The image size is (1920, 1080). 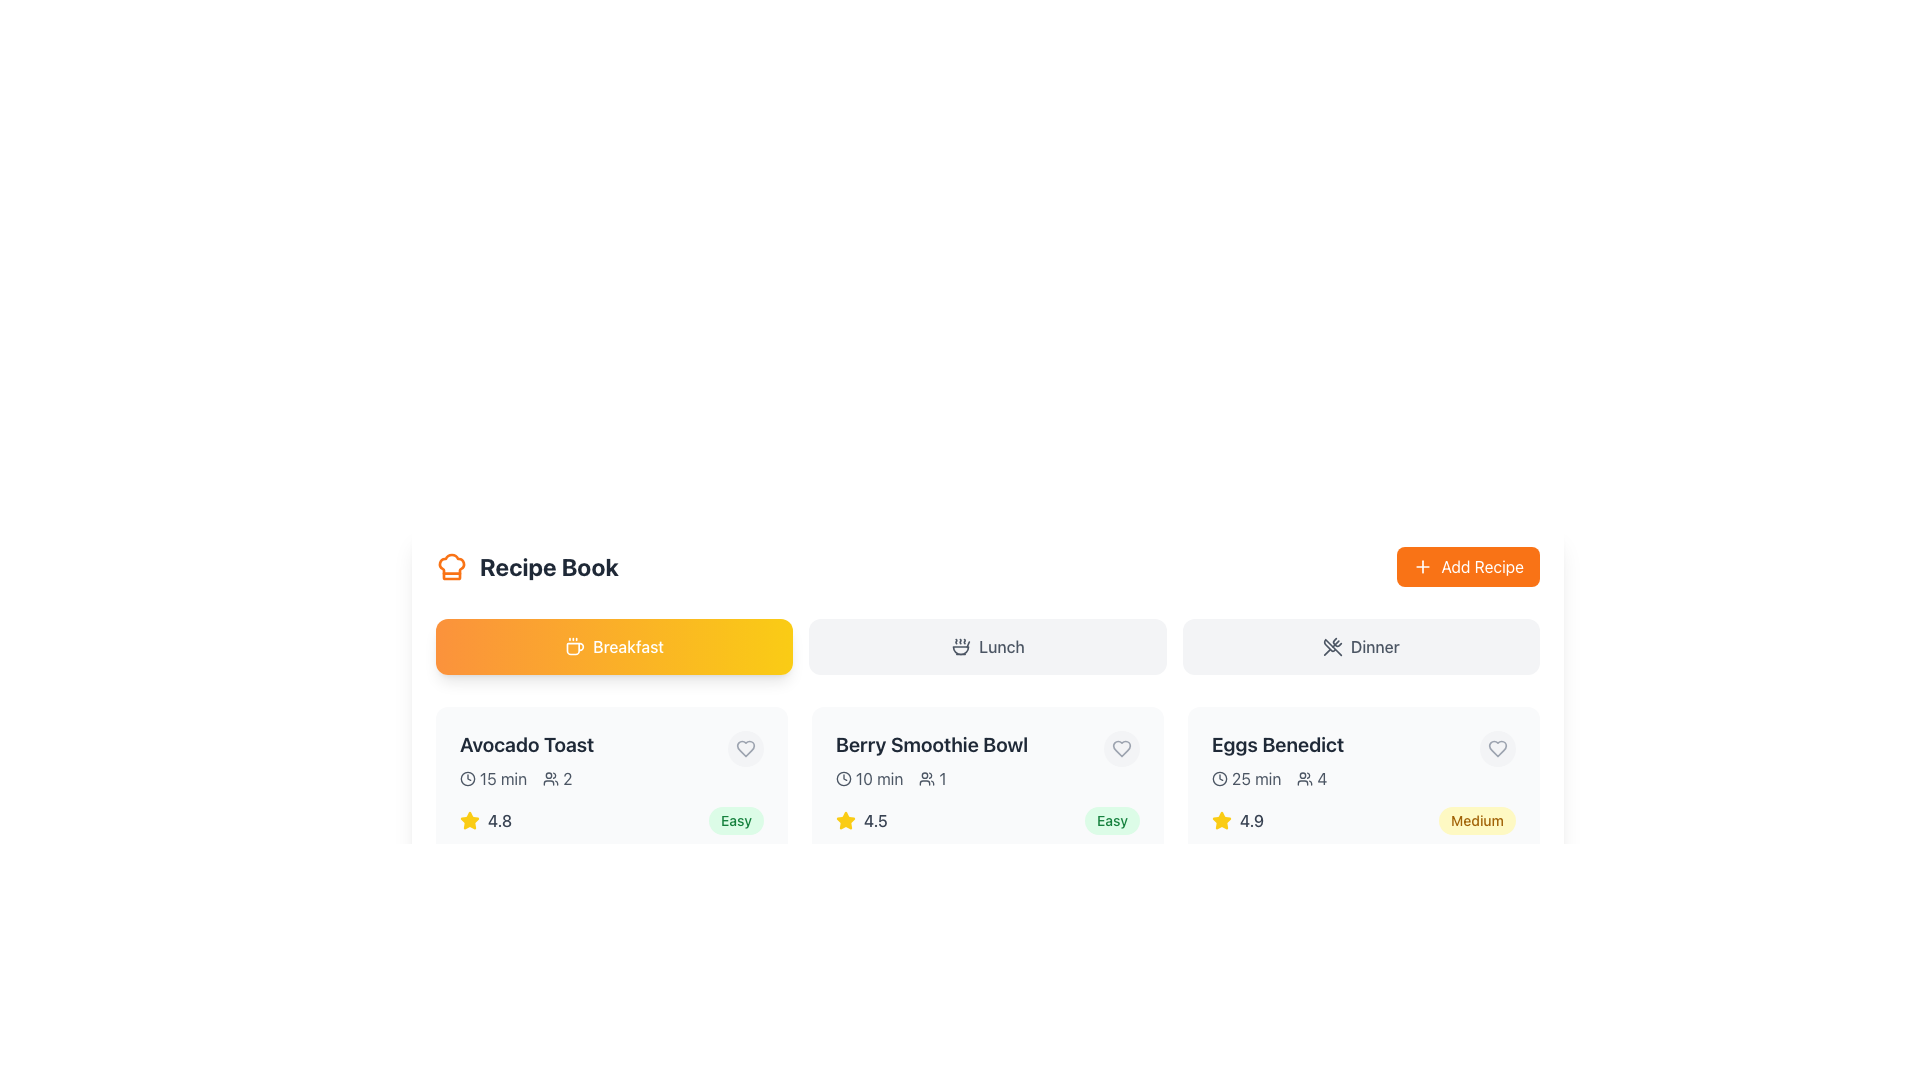 What do you see at coordinates (744, 748) in the screenshot?
I see `the heart icon button located at the top right of the card displaying 'Avocado Toast'` at bounding box center [744, 748].